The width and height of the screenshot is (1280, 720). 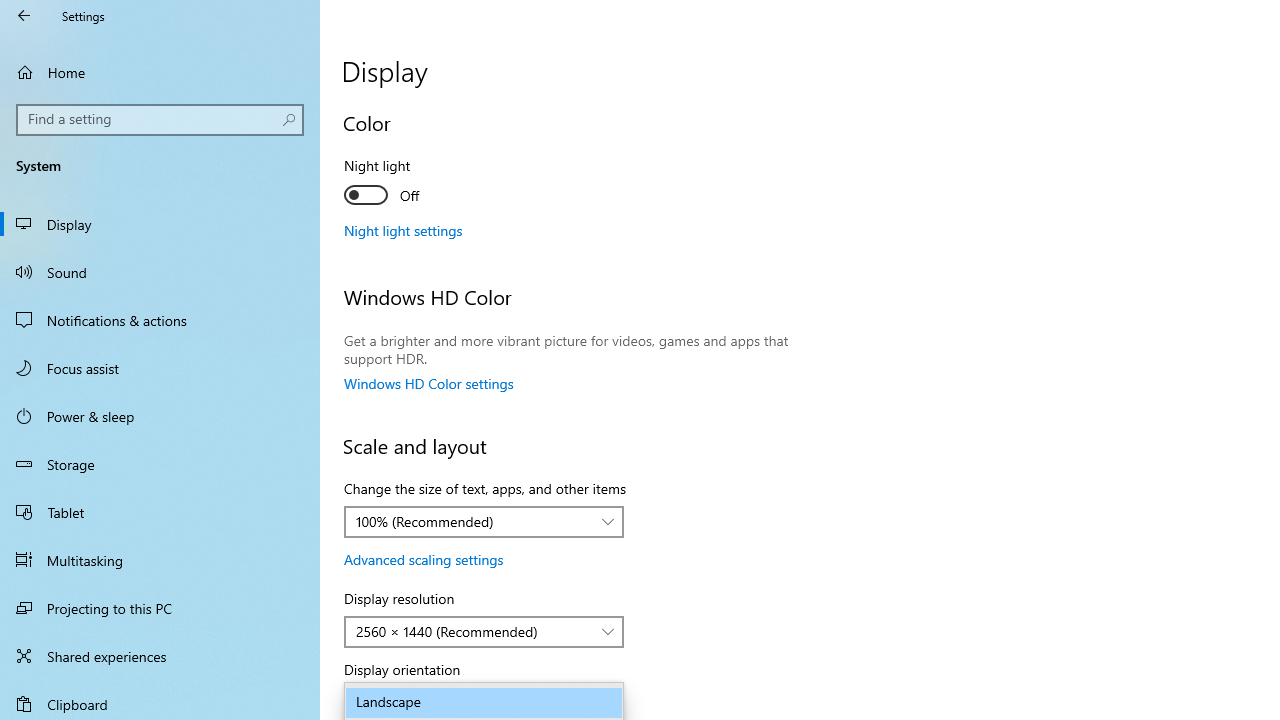 What do you see at coordinates (160, 71) in the screenshot?
I see `'Home'` at bounding box center [160, 71].